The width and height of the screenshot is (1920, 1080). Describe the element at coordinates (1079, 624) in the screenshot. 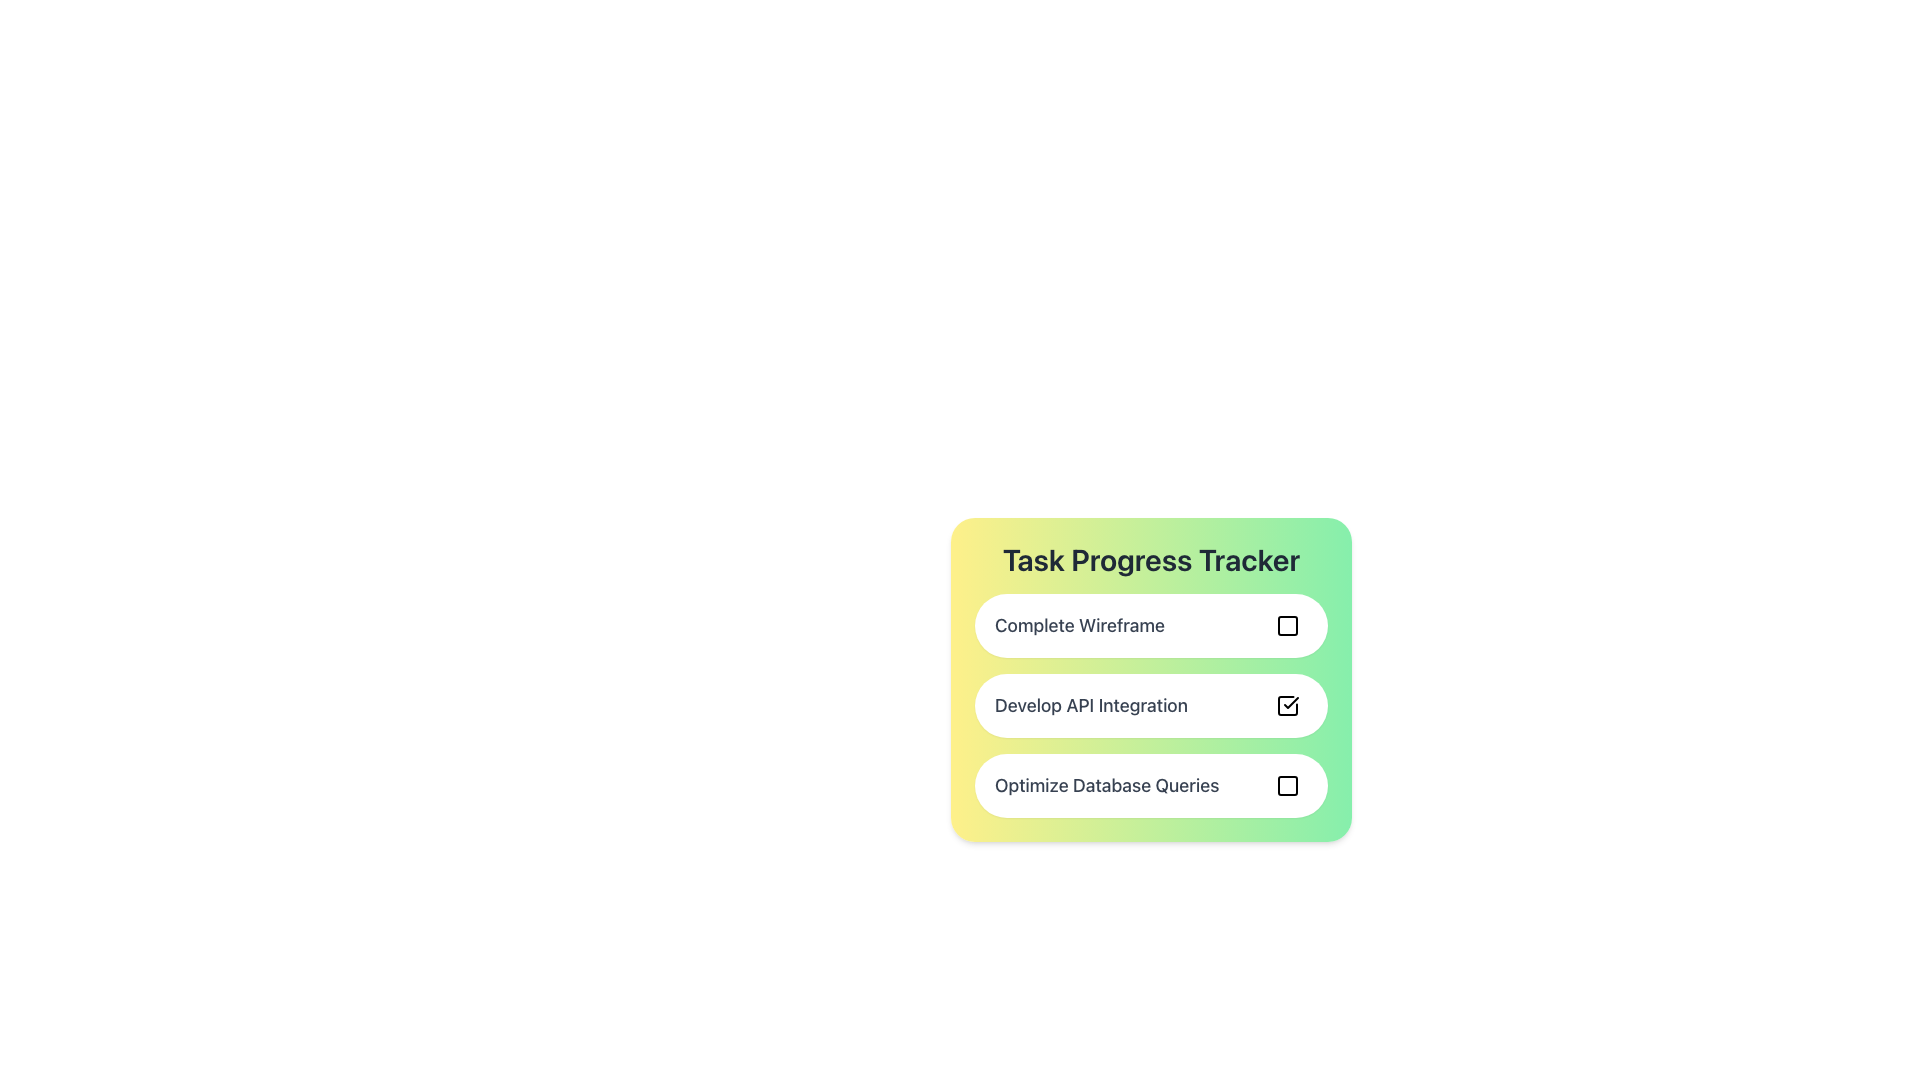

I see `the static text label reading 'Complete Wireframe', which is the first item in a list of tasks under the 'Task Progress Tracker' heading` at that location.